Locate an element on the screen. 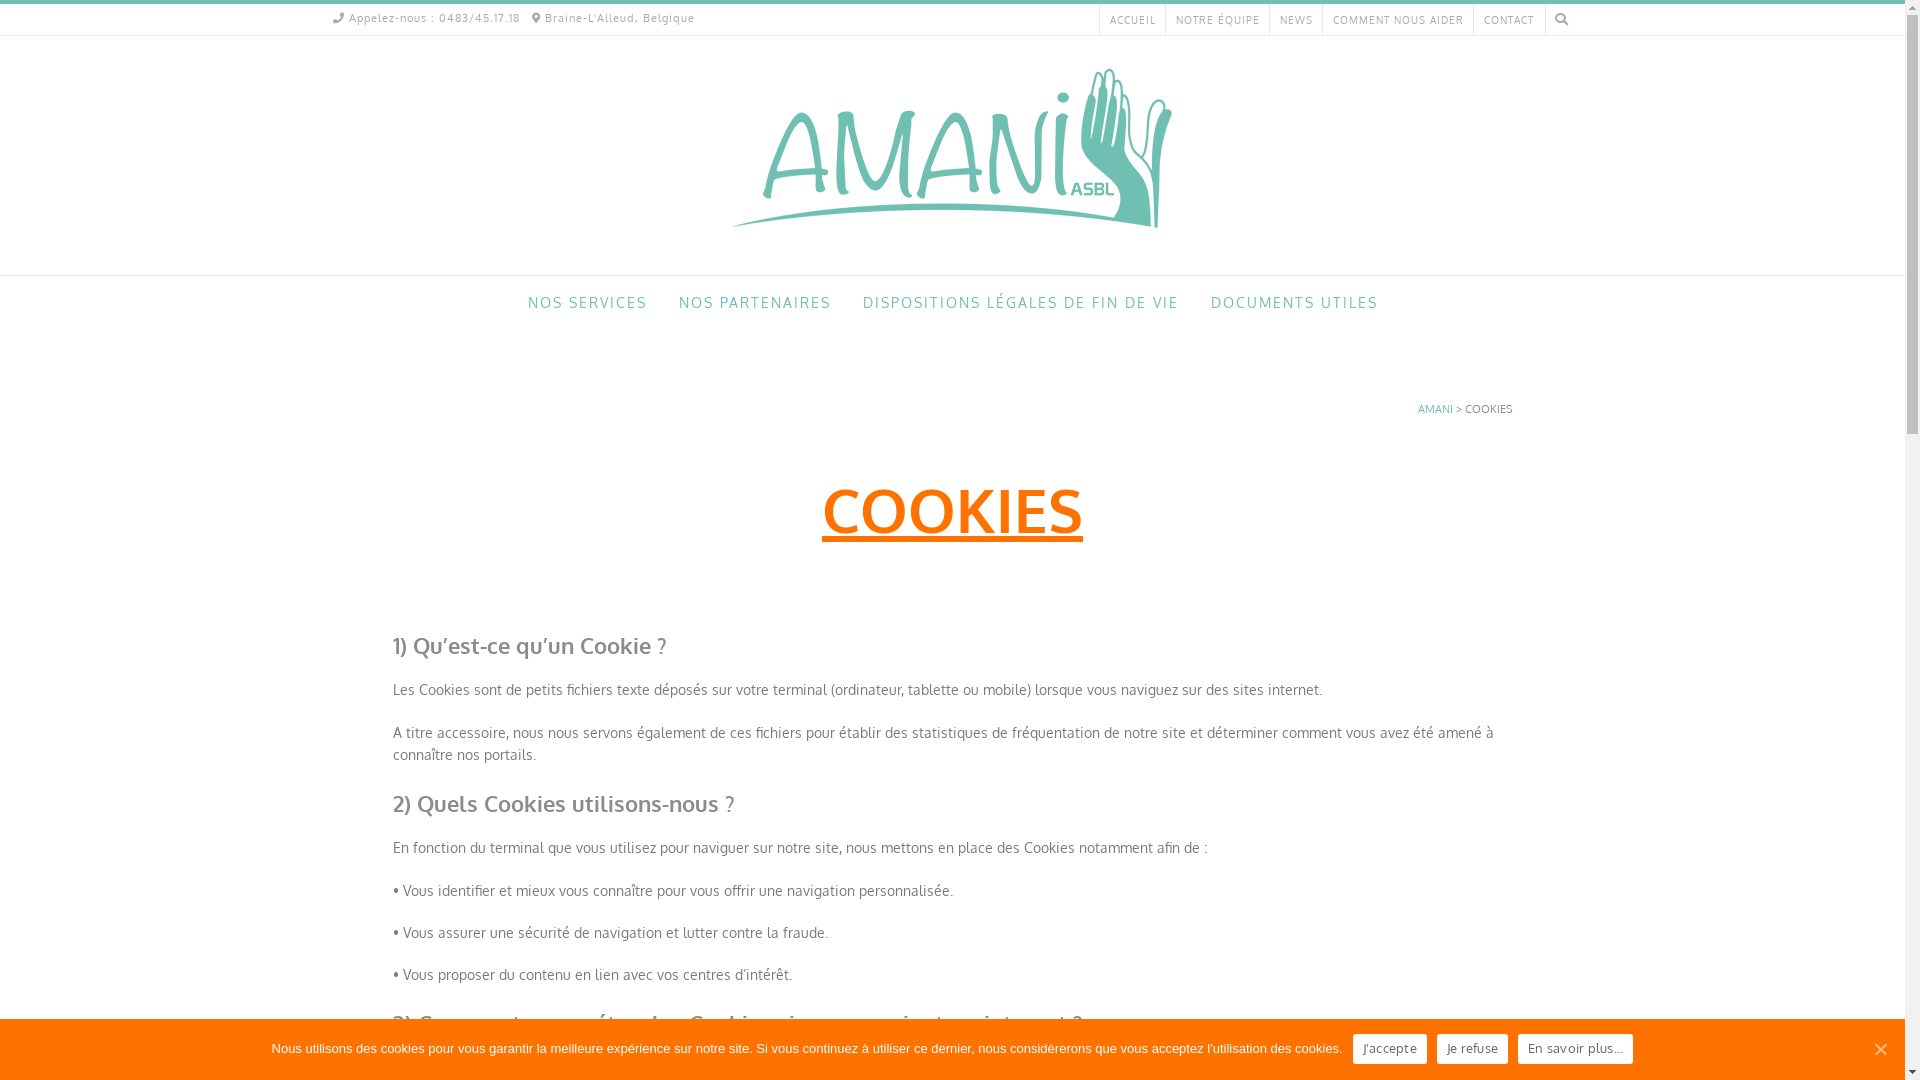 The width and height of the screenshot is (1920, 1080). 'Je refuse' is located at coordinates (1472, 1048).